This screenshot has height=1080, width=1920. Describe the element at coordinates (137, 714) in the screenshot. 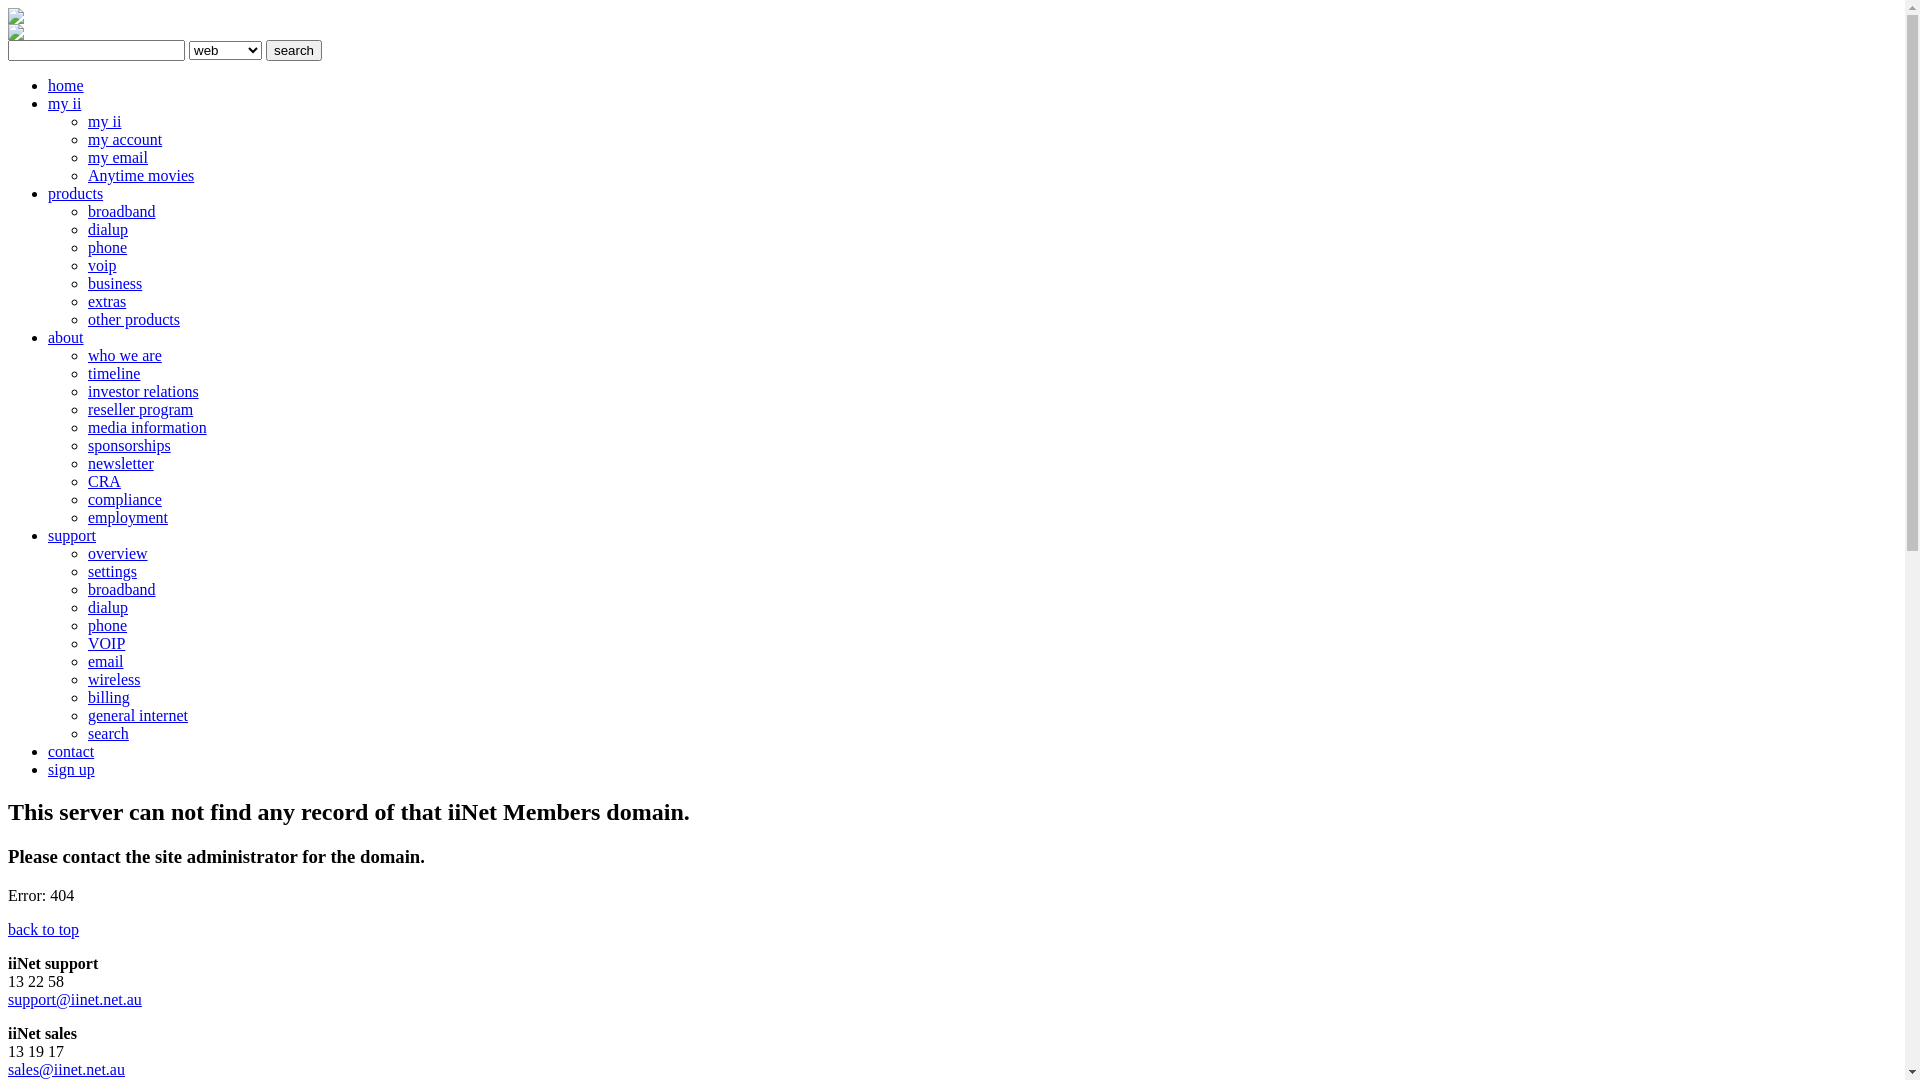

I see `'general internet'` at that location.